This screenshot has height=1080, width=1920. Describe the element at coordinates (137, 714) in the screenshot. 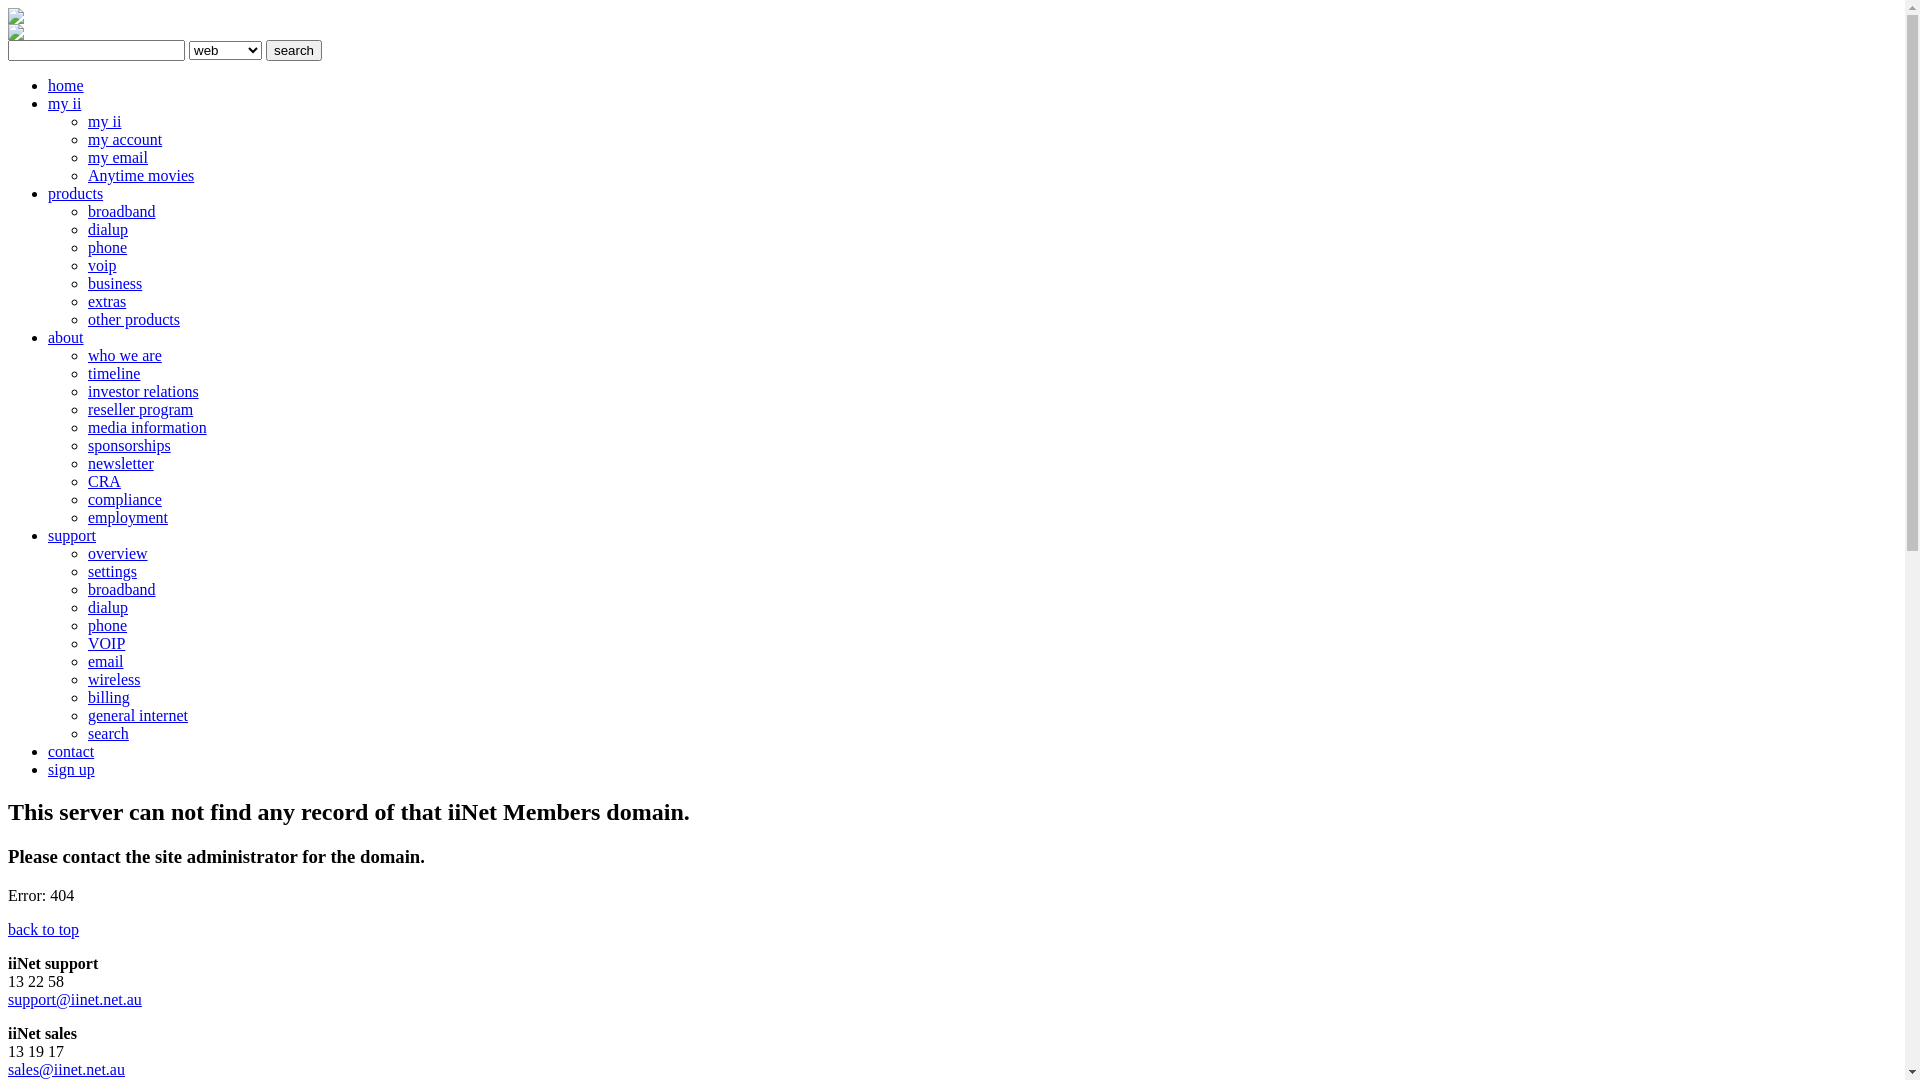

I see `'general internet'` at that location.